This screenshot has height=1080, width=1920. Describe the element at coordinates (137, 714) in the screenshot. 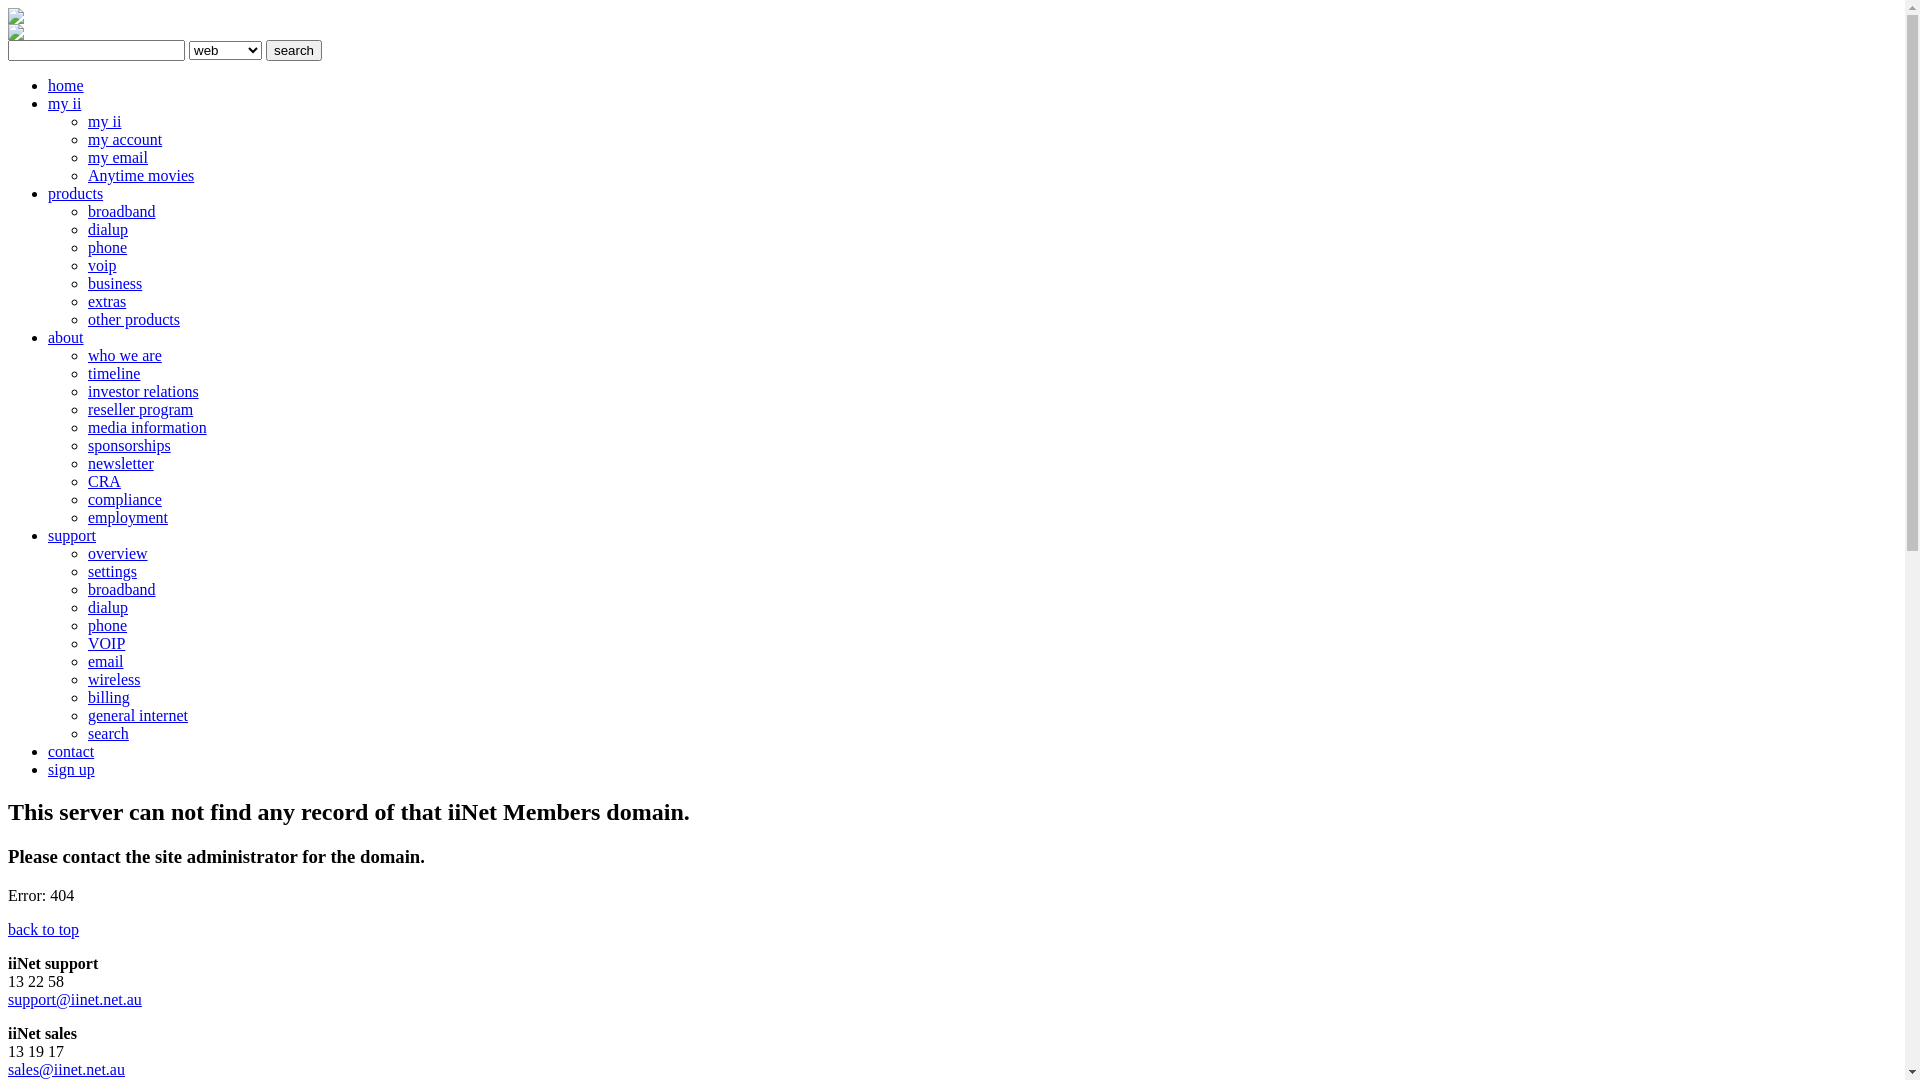

I see `'general internet'` at that location.